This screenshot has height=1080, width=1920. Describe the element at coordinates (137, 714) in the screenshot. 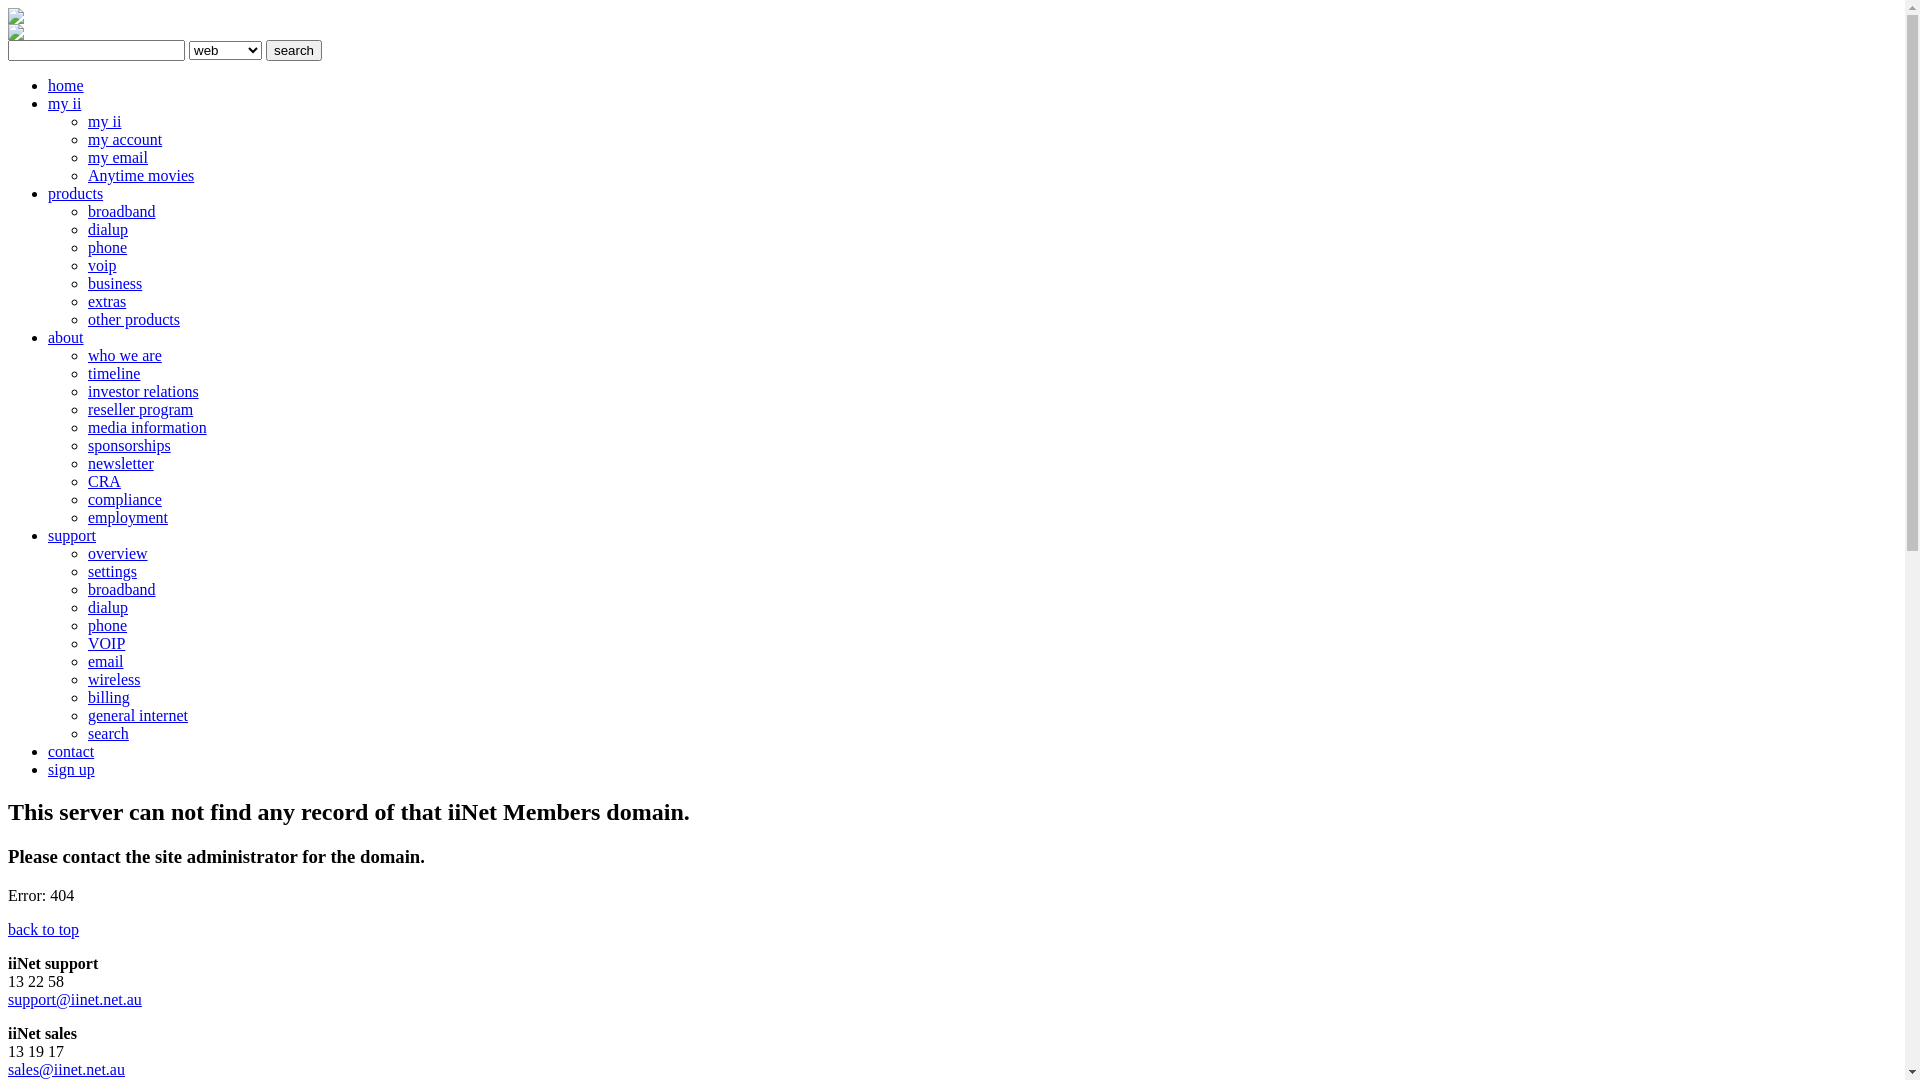

I see `'general internet'` at that location.